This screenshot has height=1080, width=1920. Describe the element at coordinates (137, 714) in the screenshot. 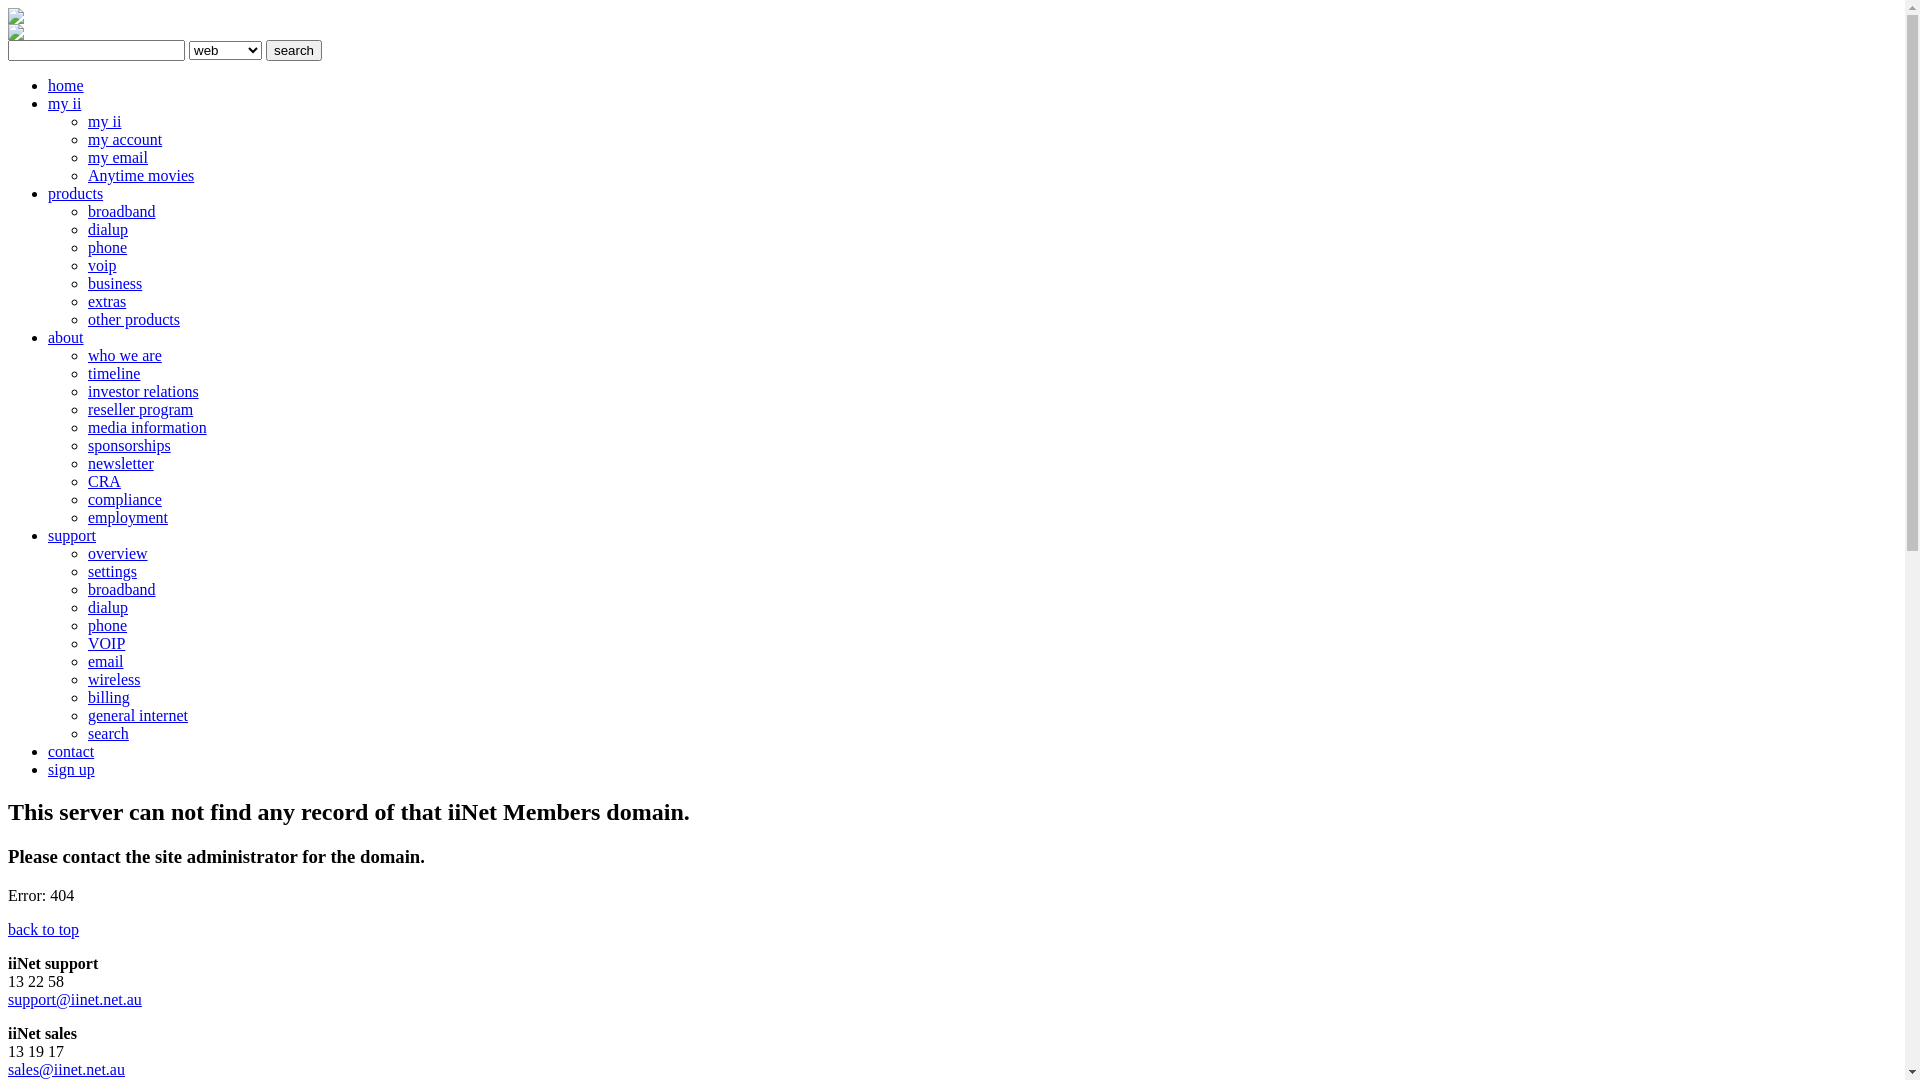

I see `'general internet'` at that location.